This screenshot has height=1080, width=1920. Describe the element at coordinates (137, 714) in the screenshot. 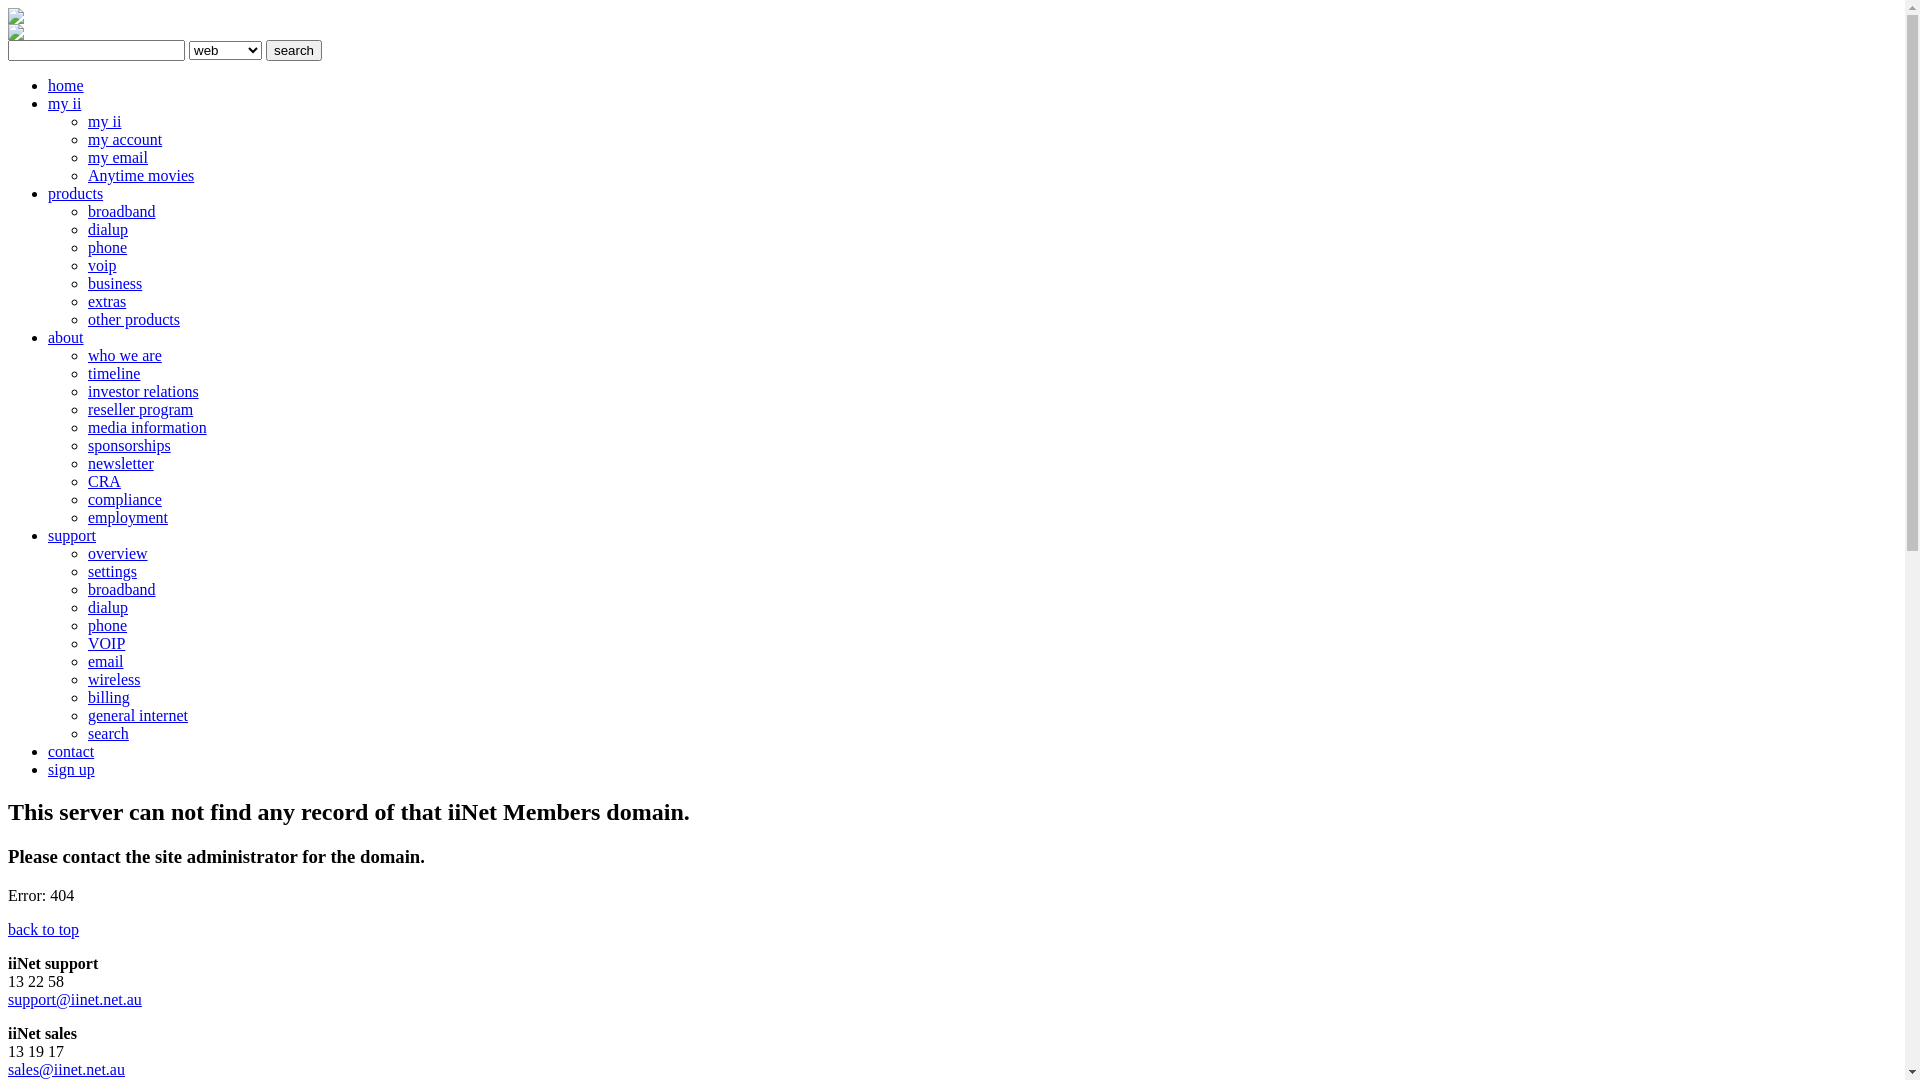

I see `'general internet'` at that location.